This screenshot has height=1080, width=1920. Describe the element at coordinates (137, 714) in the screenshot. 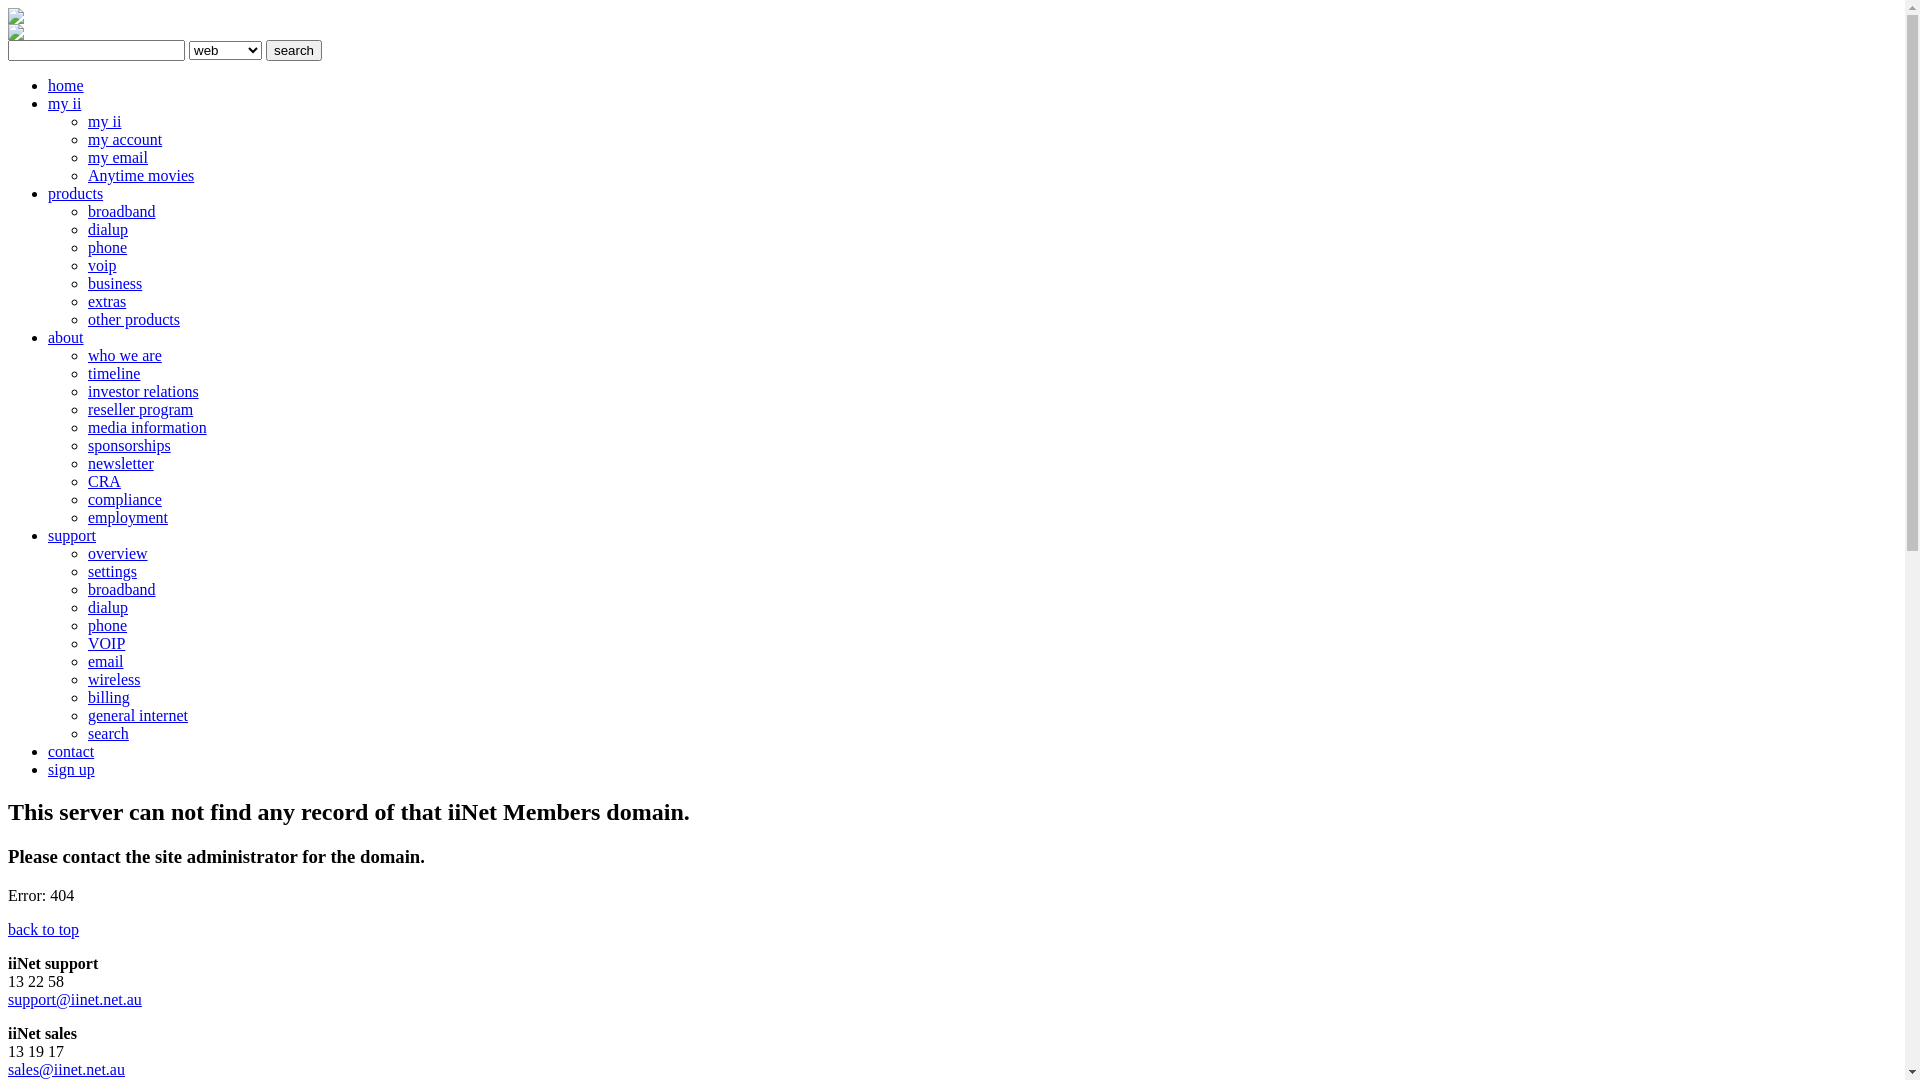

I see `'general internet'` at that location.